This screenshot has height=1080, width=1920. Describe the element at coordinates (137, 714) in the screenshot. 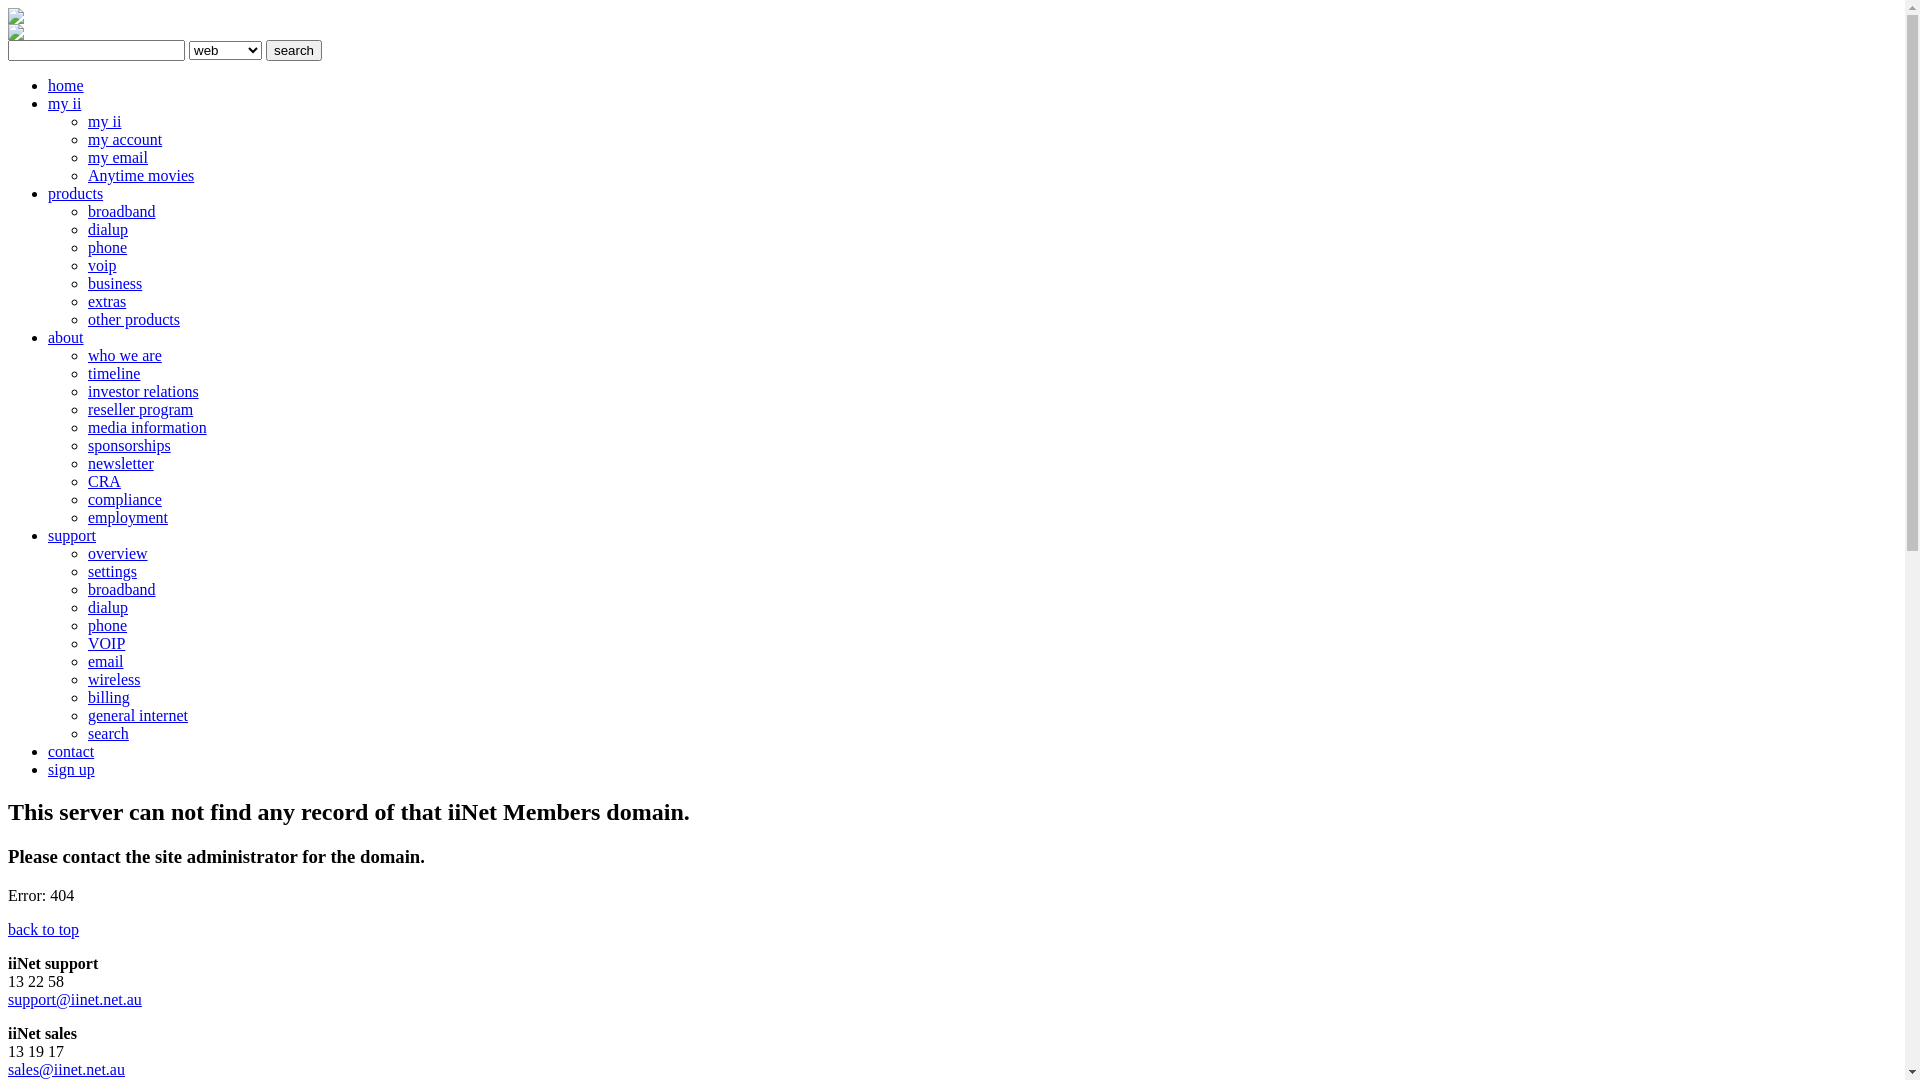

I see `'general internet'` at that location.